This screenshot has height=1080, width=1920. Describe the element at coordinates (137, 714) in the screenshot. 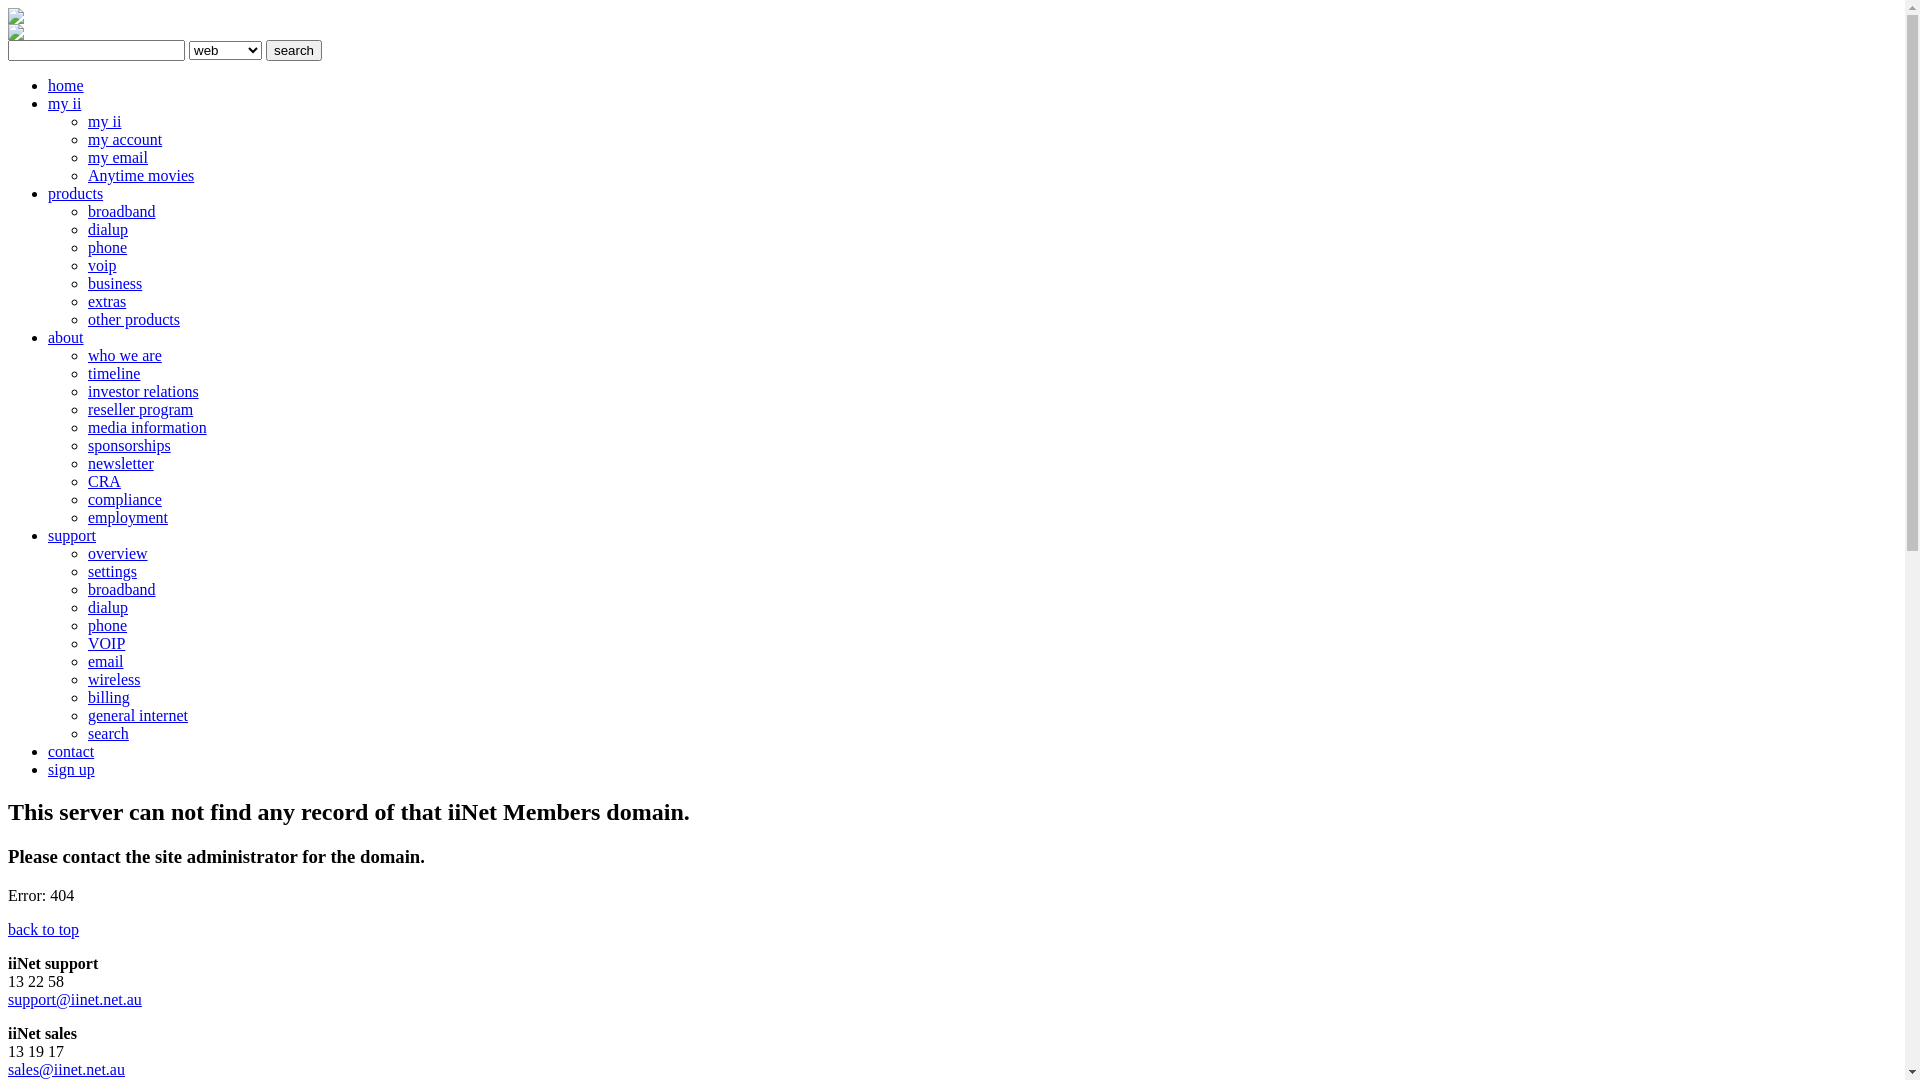

I see `'general internet'` at that location.